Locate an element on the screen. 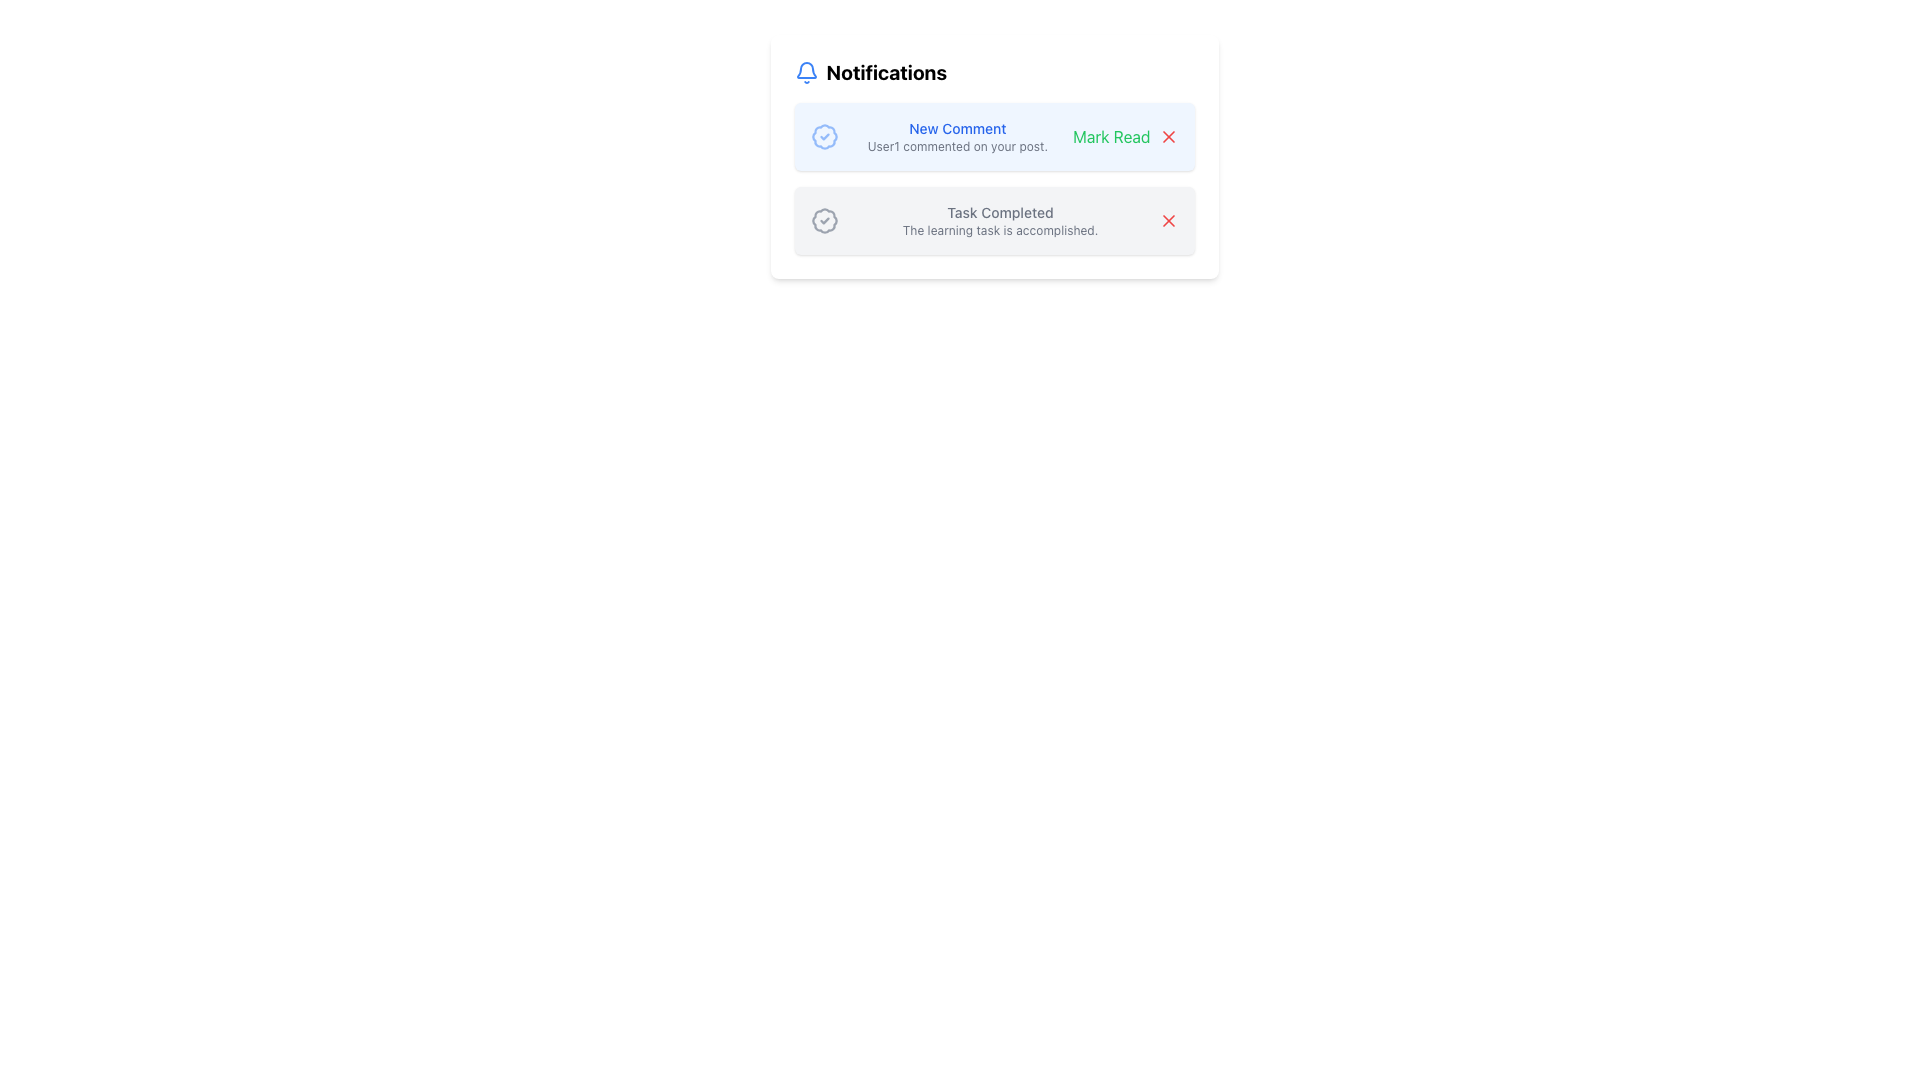  the 'Notifications' text label, which is prominently displayed in a bold and large font style, located to the right of the bell icon in the top section of the interface is located at coordinates (885, 72).